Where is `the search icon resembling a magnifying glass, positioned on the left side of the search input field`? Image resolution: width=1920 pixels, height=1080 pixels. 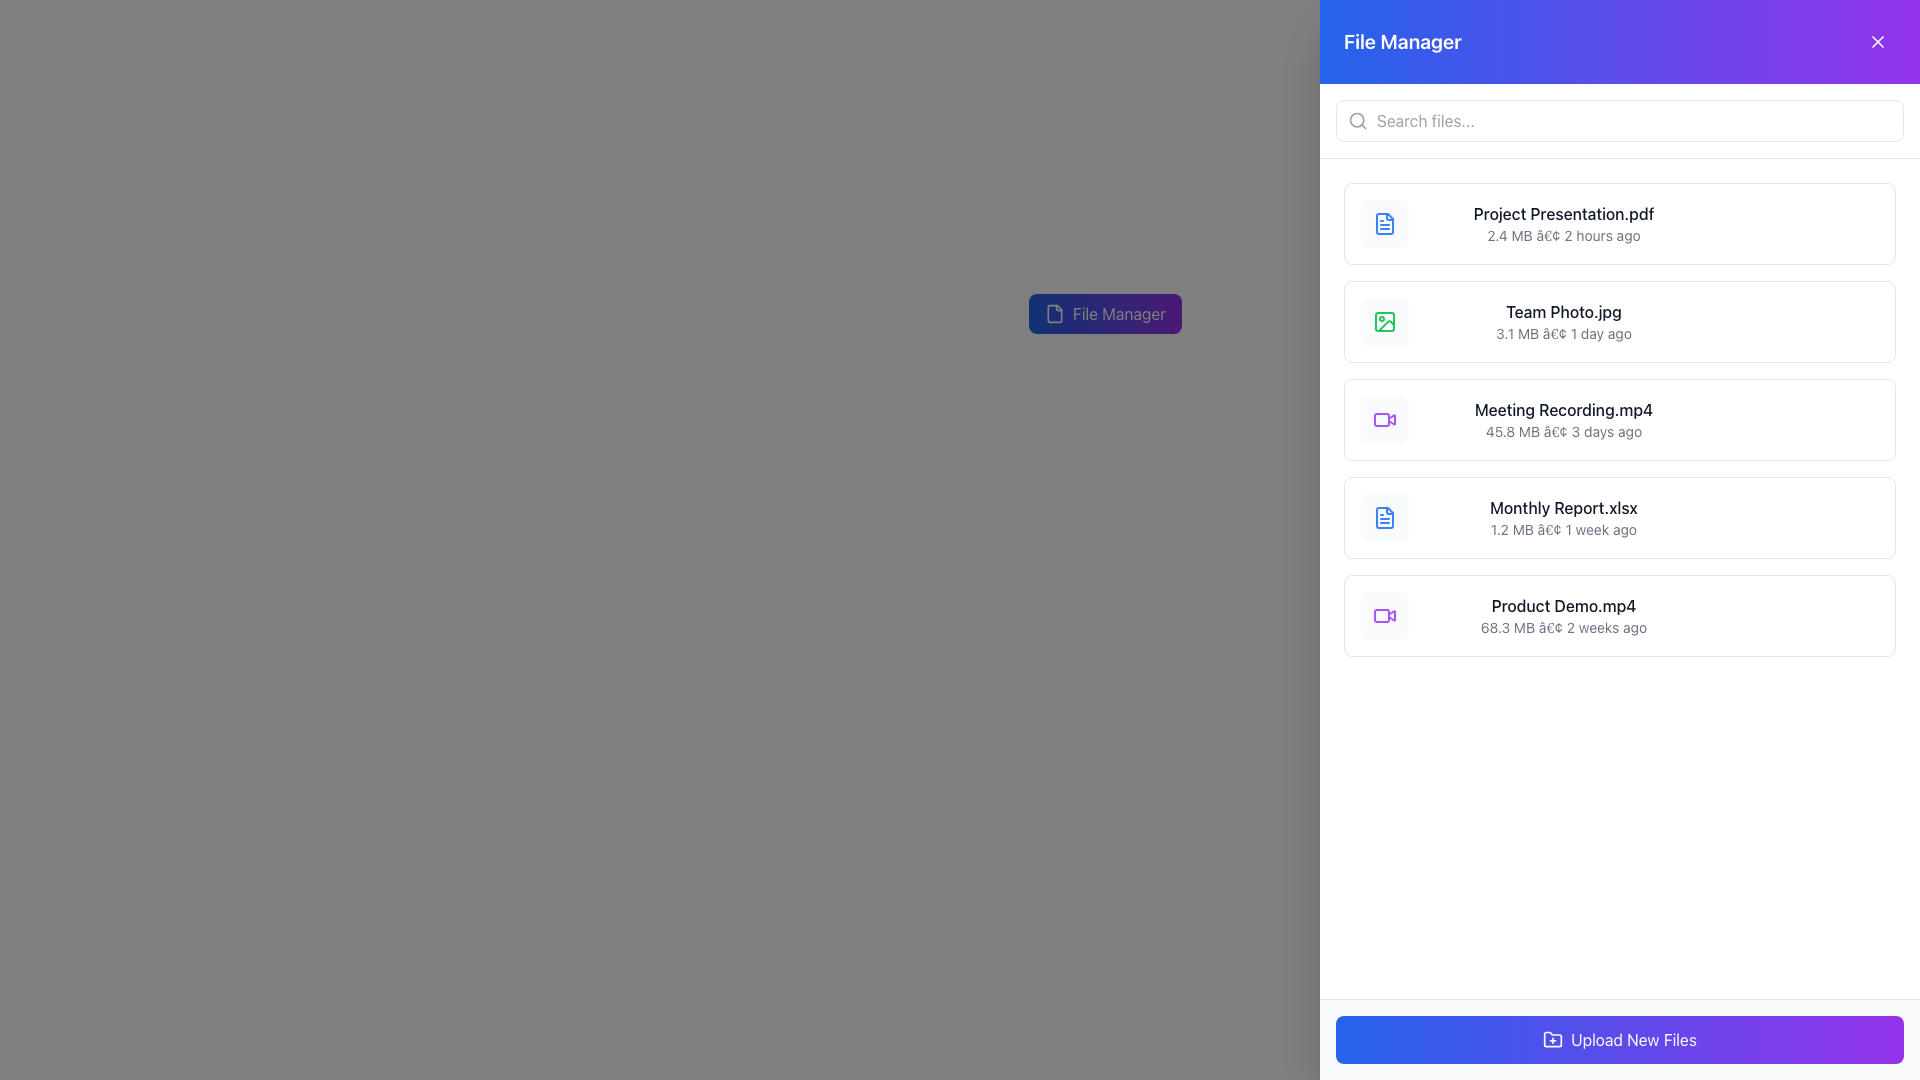 the search icon resembling a magnifying glass, positioned on the left side of the search input field is located at coordinates (1358, 120).